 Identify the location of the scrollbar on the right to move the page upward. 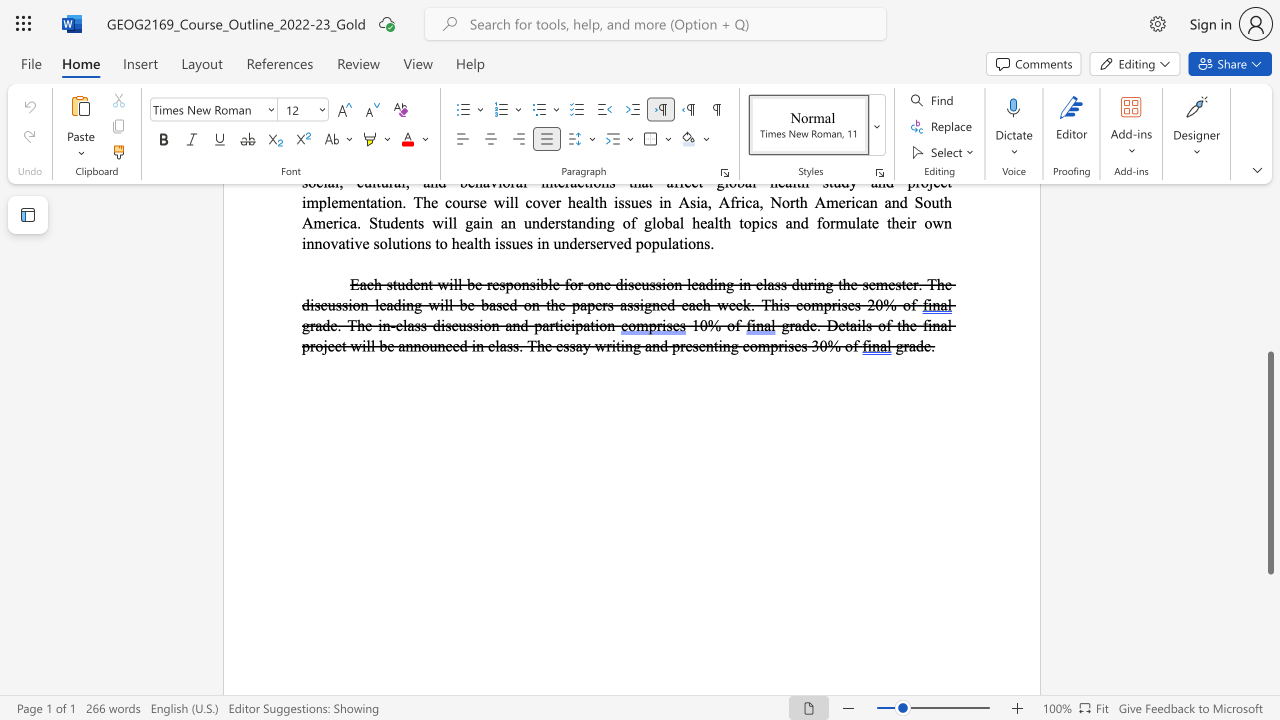
(1269, 248).